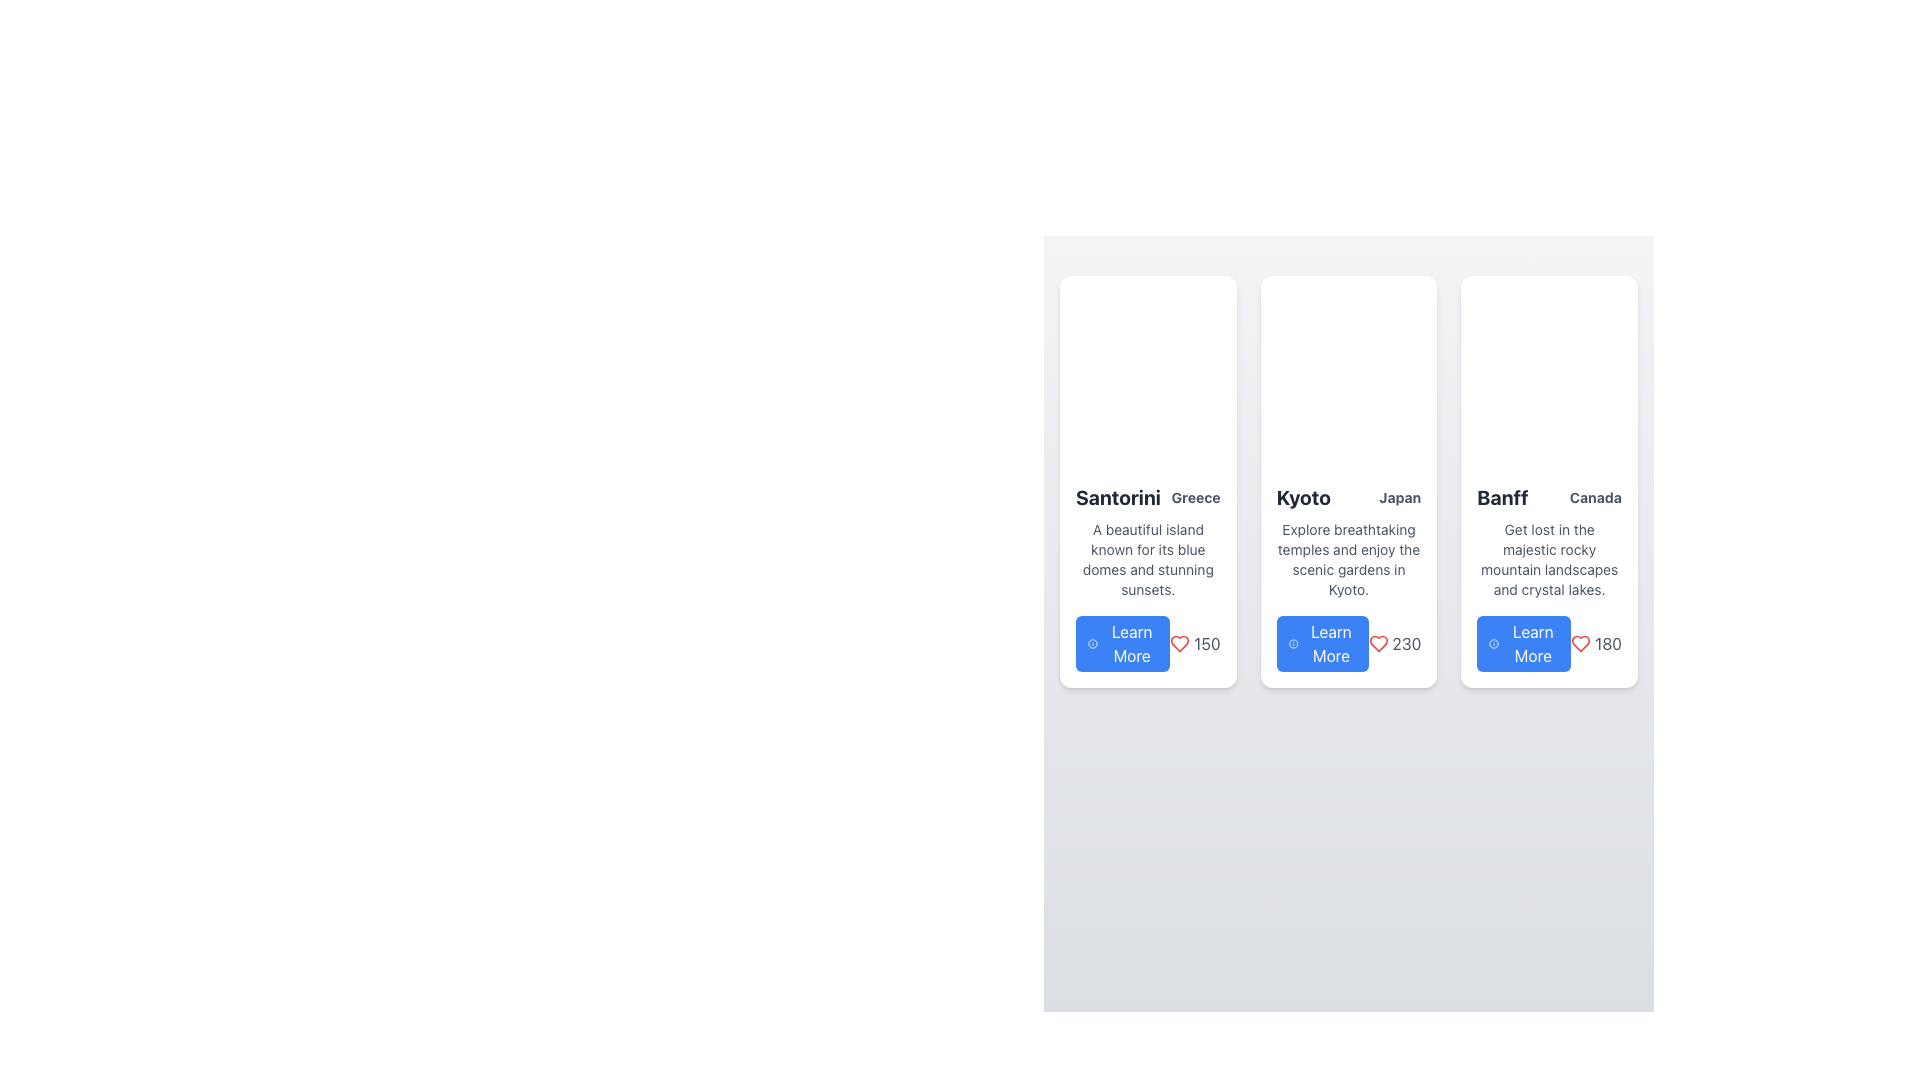 This screenshot has width=1920, height=1080. Describe the element at coordinates (1092, 644) in the screenshot. I see `the SVG icon located to the left of the 'Learn More' button in the first card` at that location.